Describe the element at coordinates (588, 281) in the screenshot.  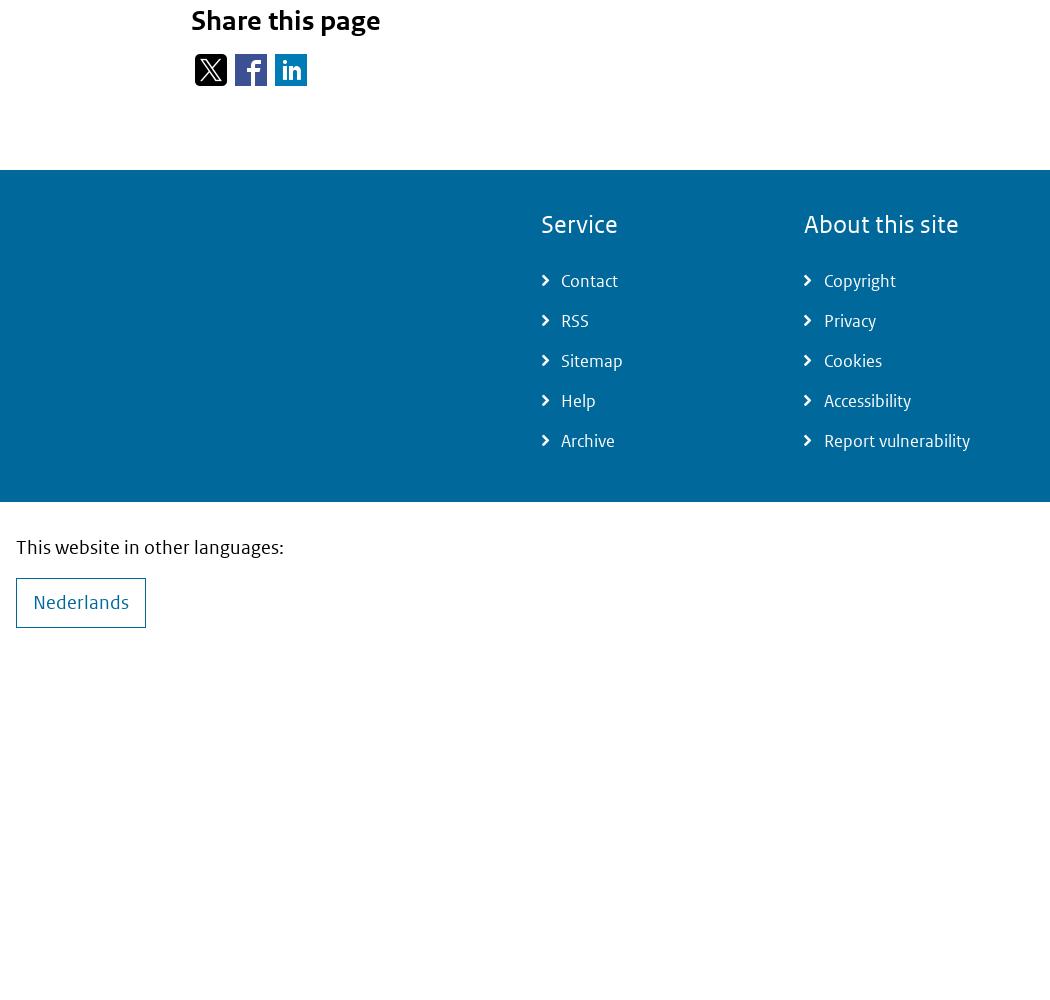
I see `'Contact'` at that location.